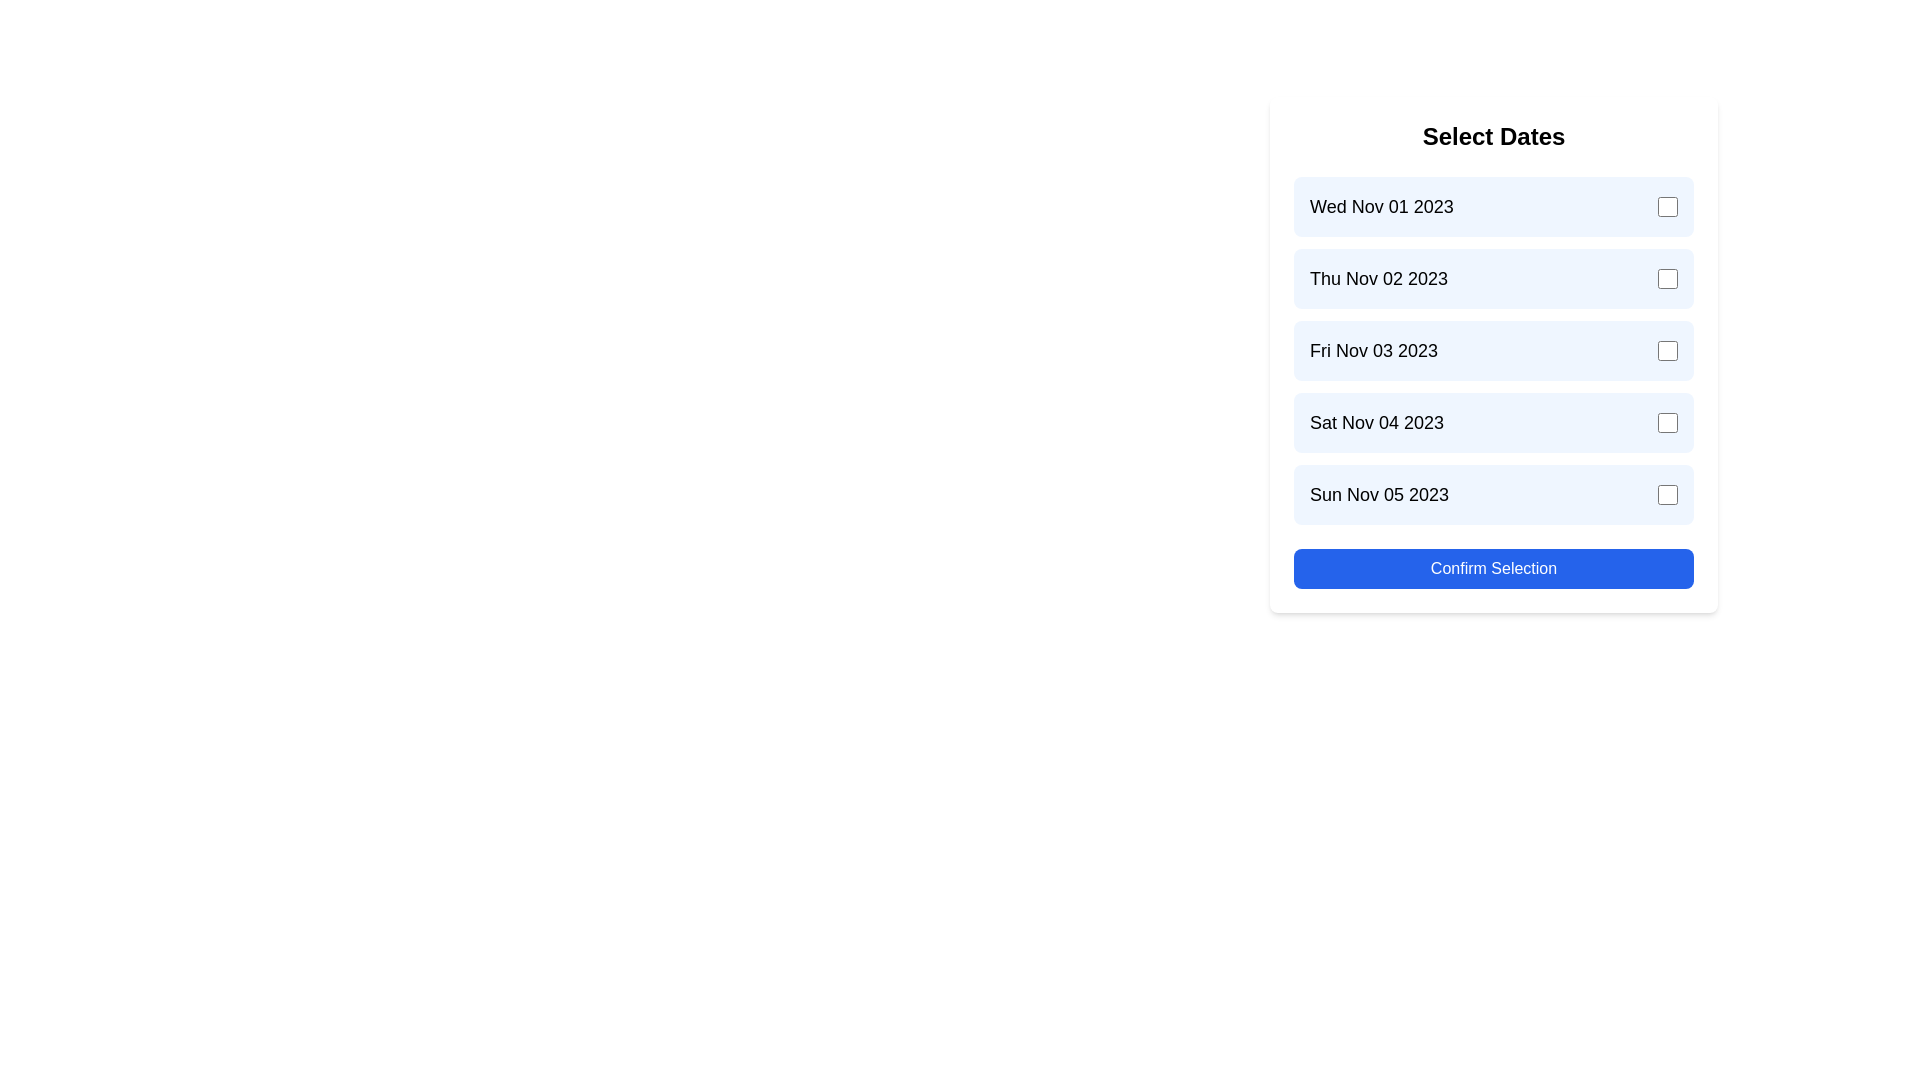 Image resolution: width=1920 pixels, height=1080 pixels. Describe the element at coordinates (1668, 494) in the screenshot. I see `the checkbox corresponding to the date Sun Nov 05 2023` at that location.